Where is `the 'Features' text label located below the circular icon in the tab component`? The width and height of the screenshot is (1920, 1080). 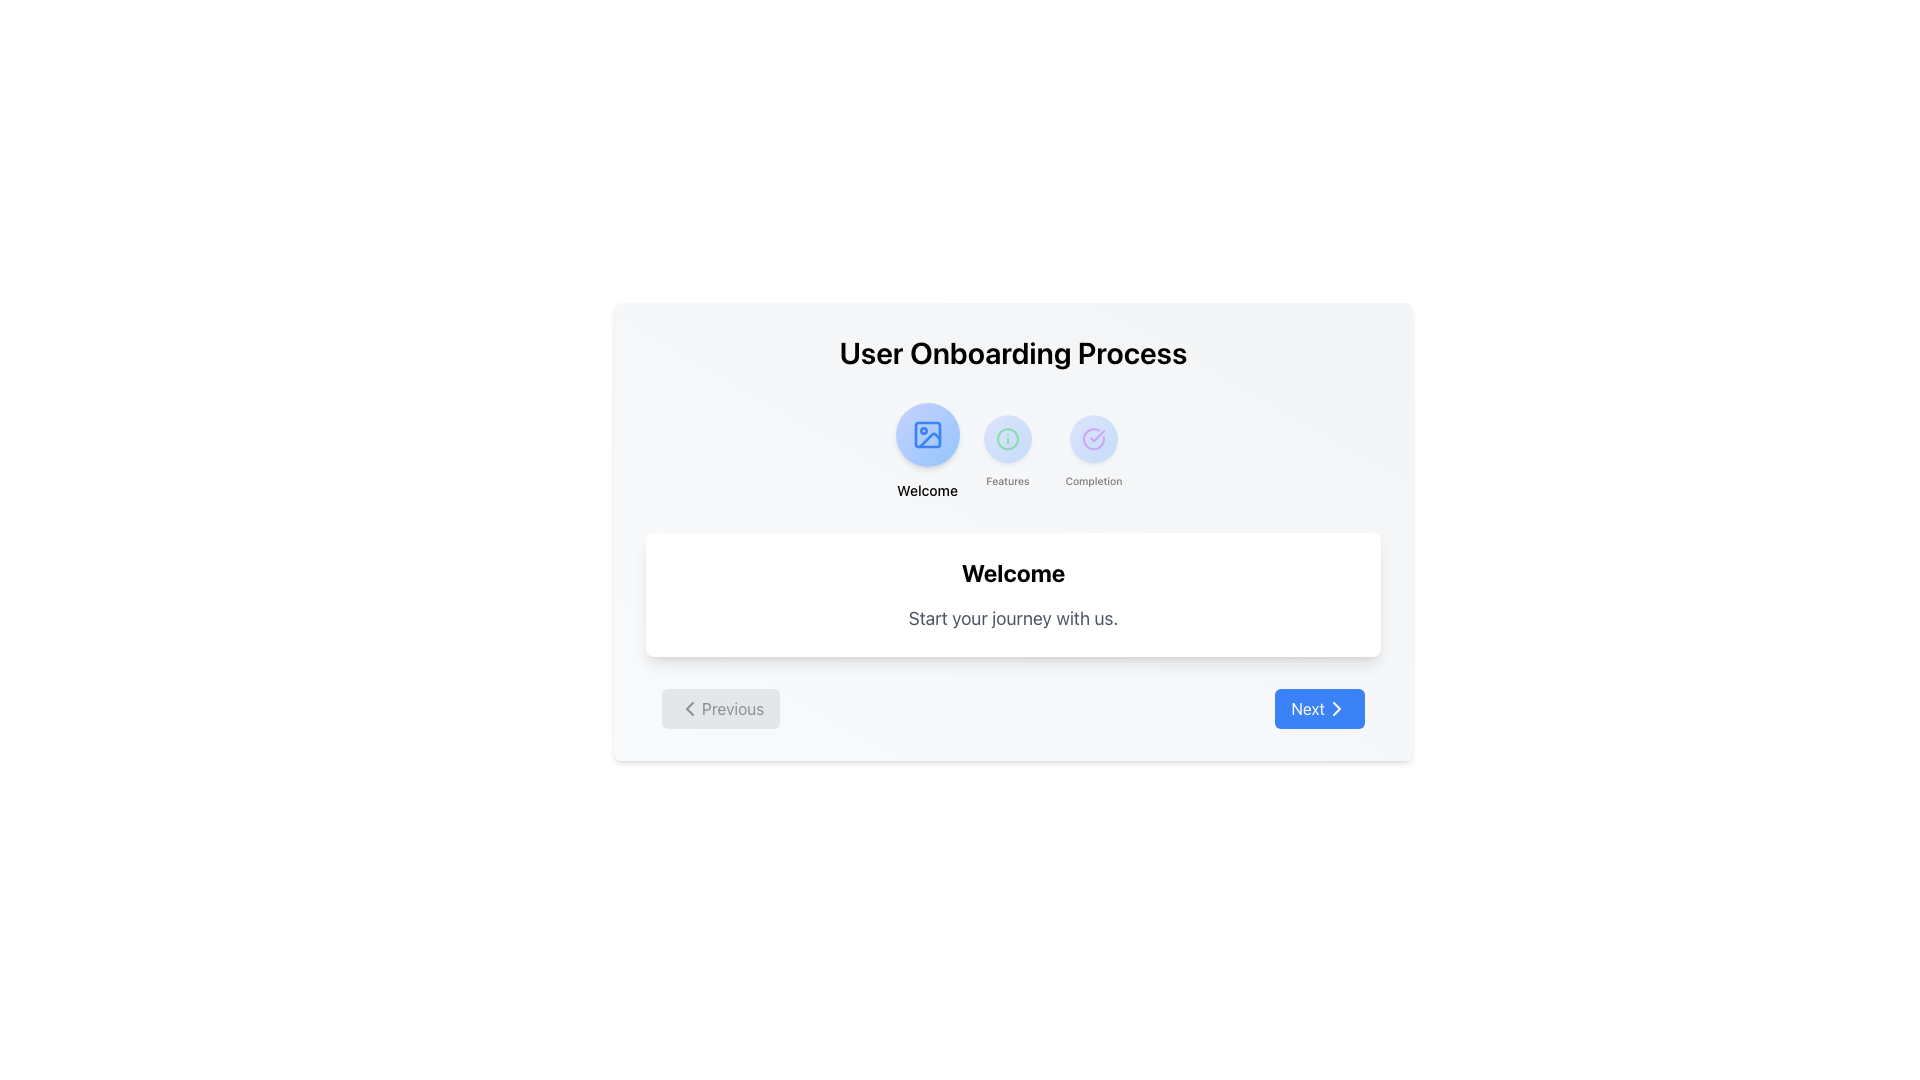
the 'Features' text label located below the circular icon in the tab component is located at coordinates (1007, 481).